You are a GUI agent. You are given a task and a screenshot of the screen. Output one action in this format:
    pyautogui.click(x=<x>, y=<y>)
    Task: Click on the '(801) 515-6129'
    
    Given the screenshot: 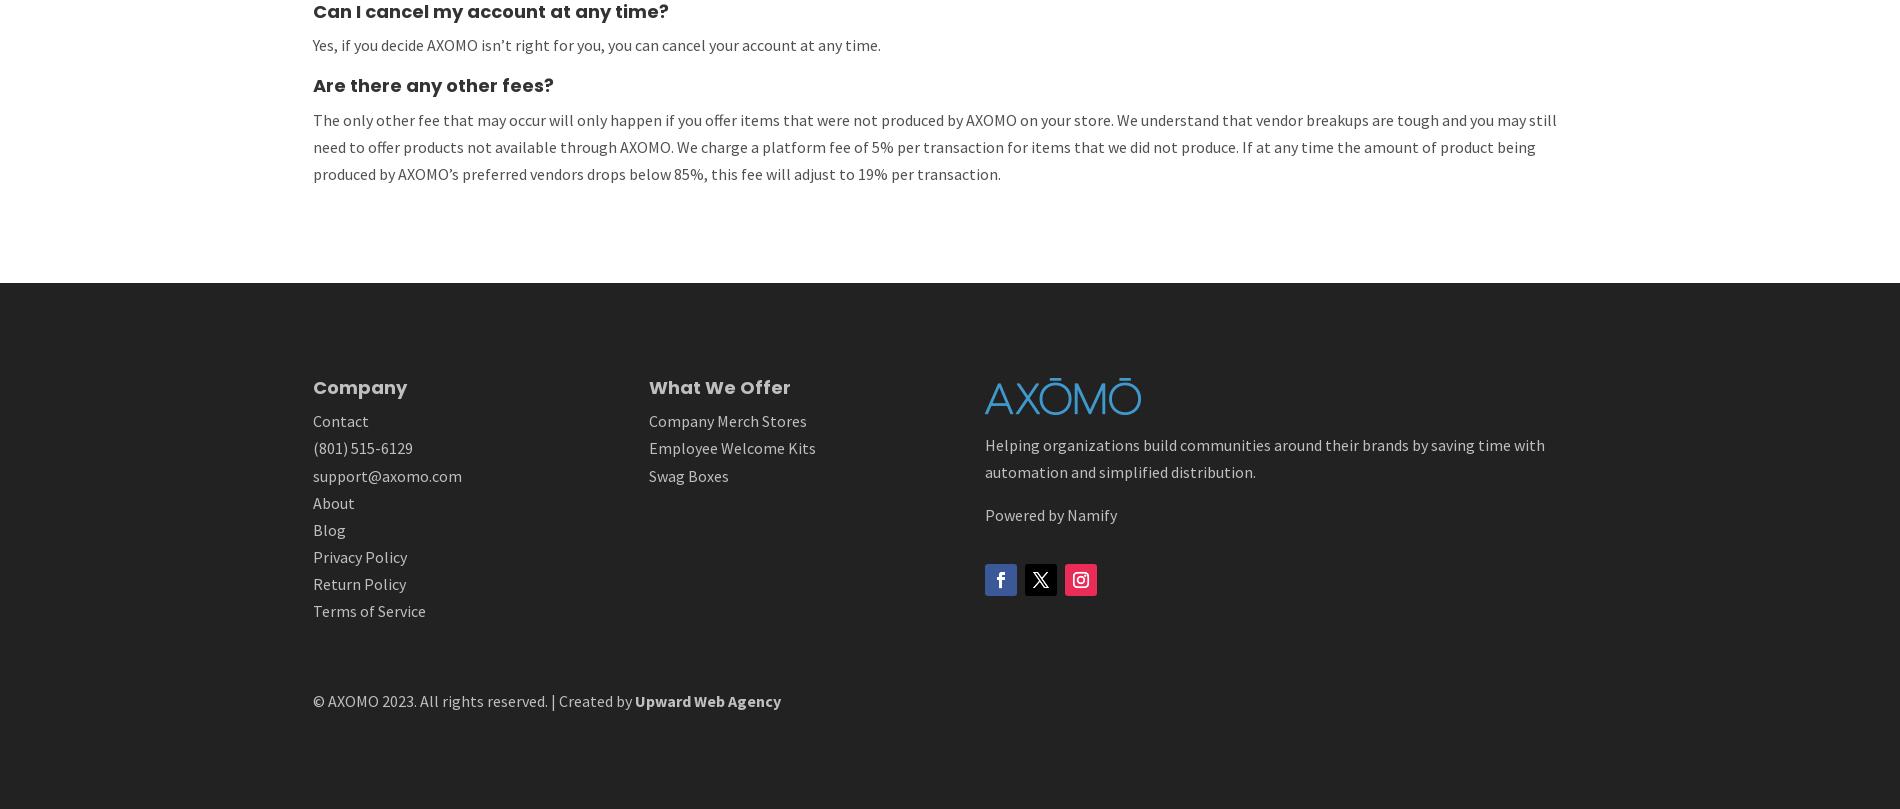 What is the action you would take?
    pyautogui.click(x=360, y=447)
    